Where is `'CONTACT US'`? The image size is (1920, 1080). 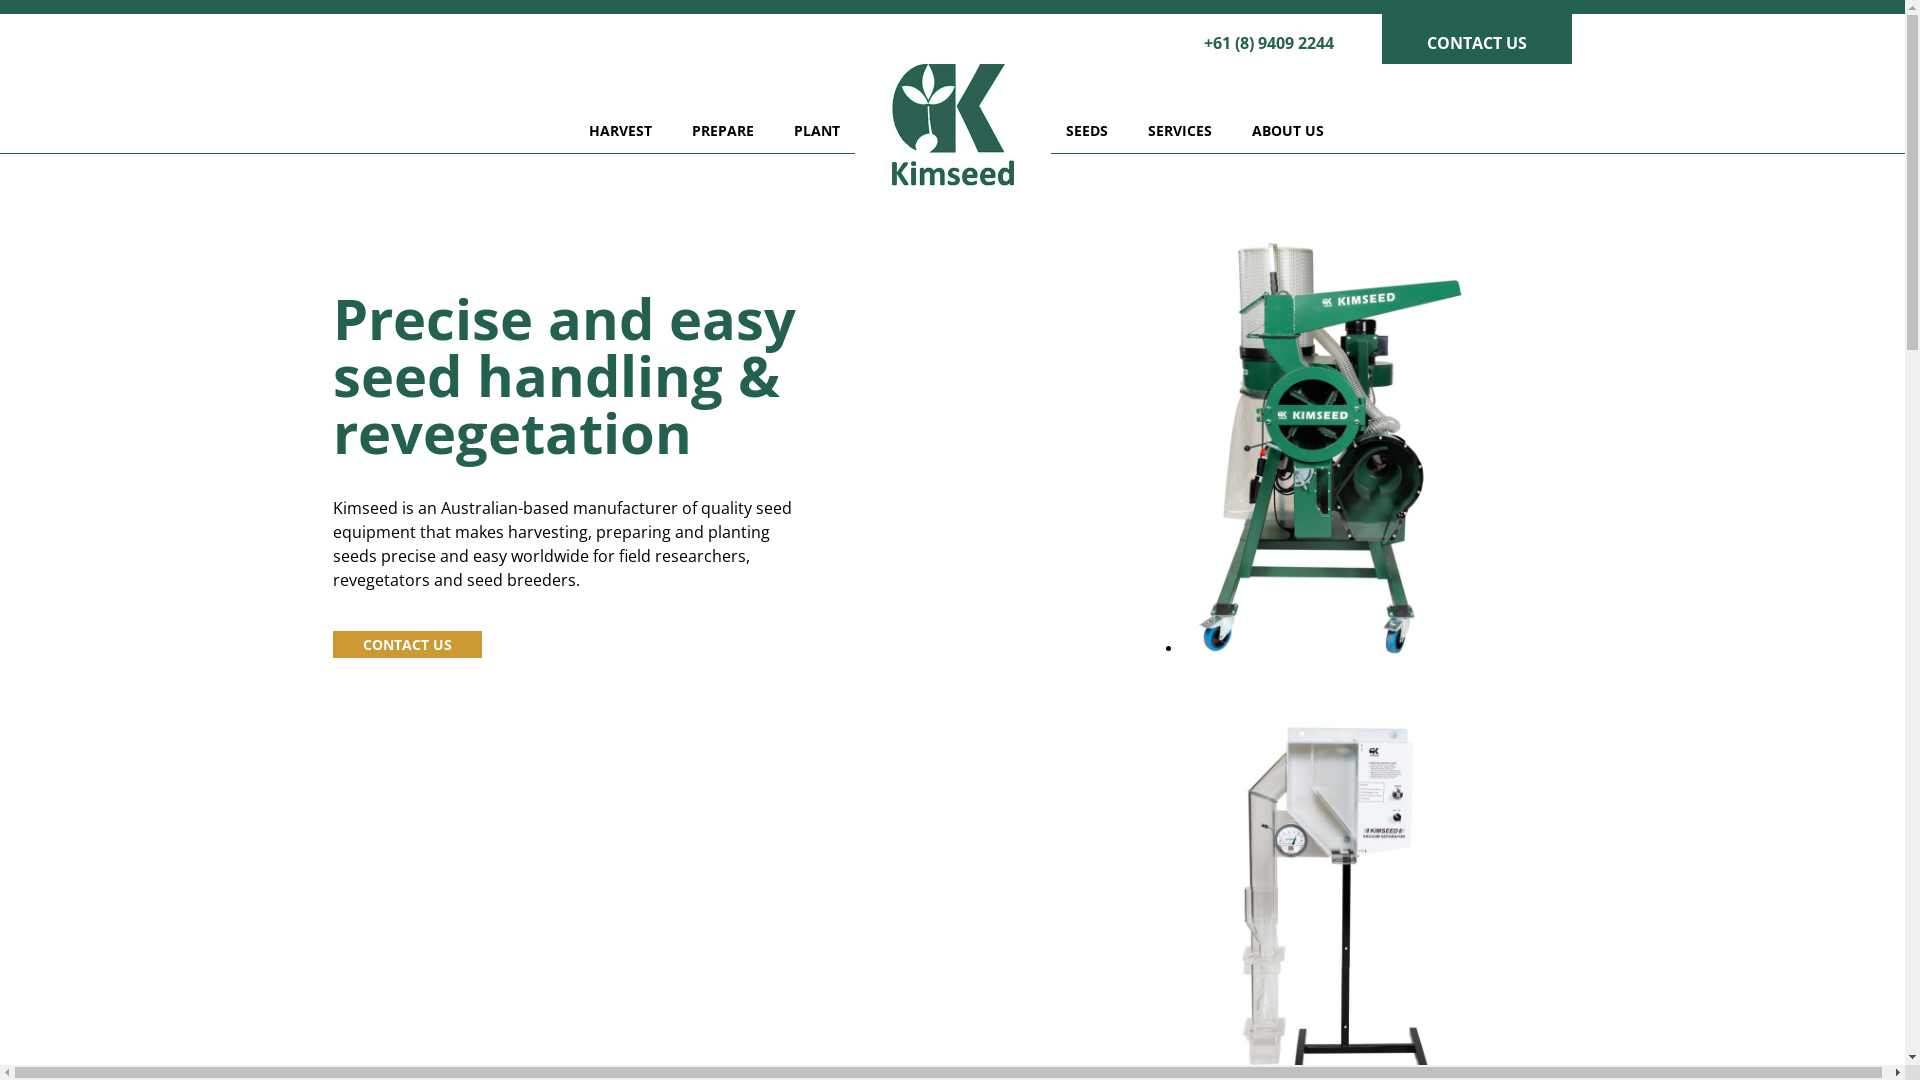
'CONTACT US' is located at coordinates (1477, 38).